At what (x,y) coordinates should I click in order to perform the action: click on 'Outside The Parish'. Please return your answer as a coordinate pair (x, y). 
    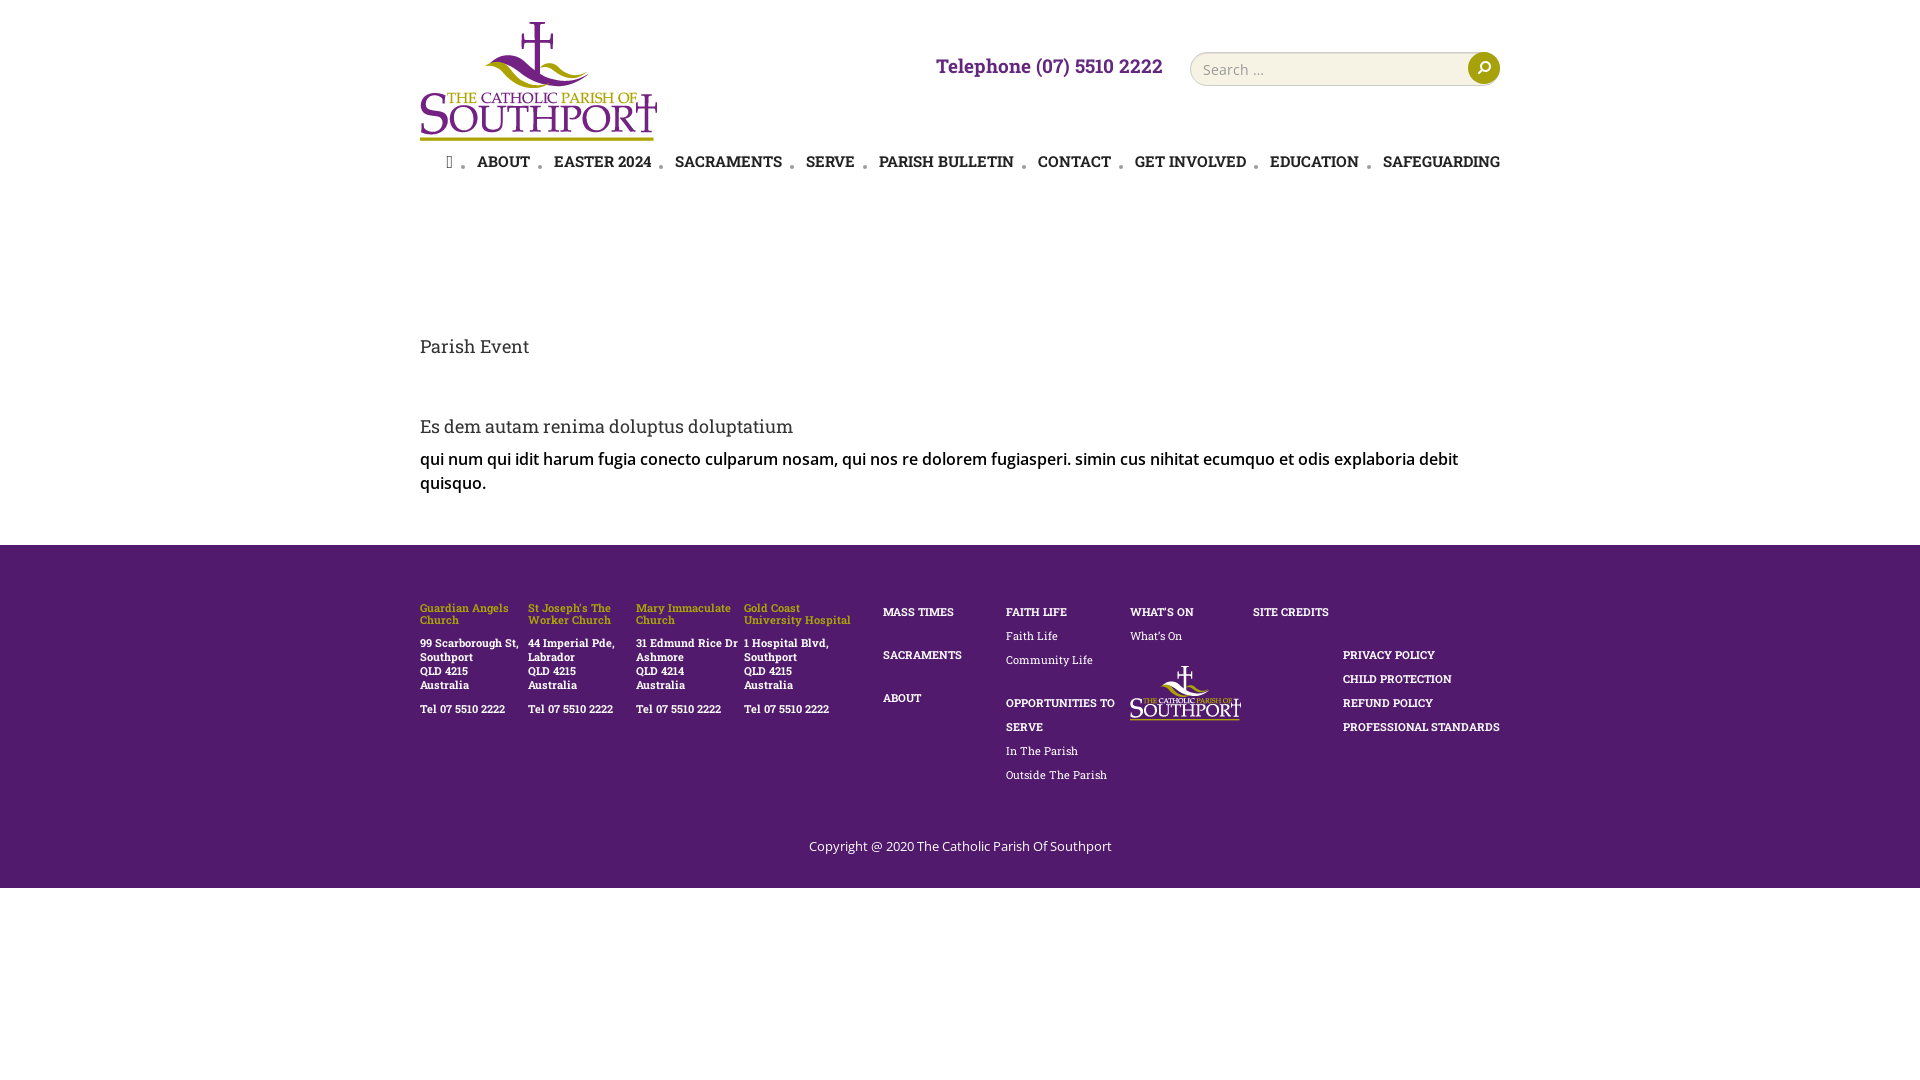
    Looking at the image, I should click on (1055, 773).